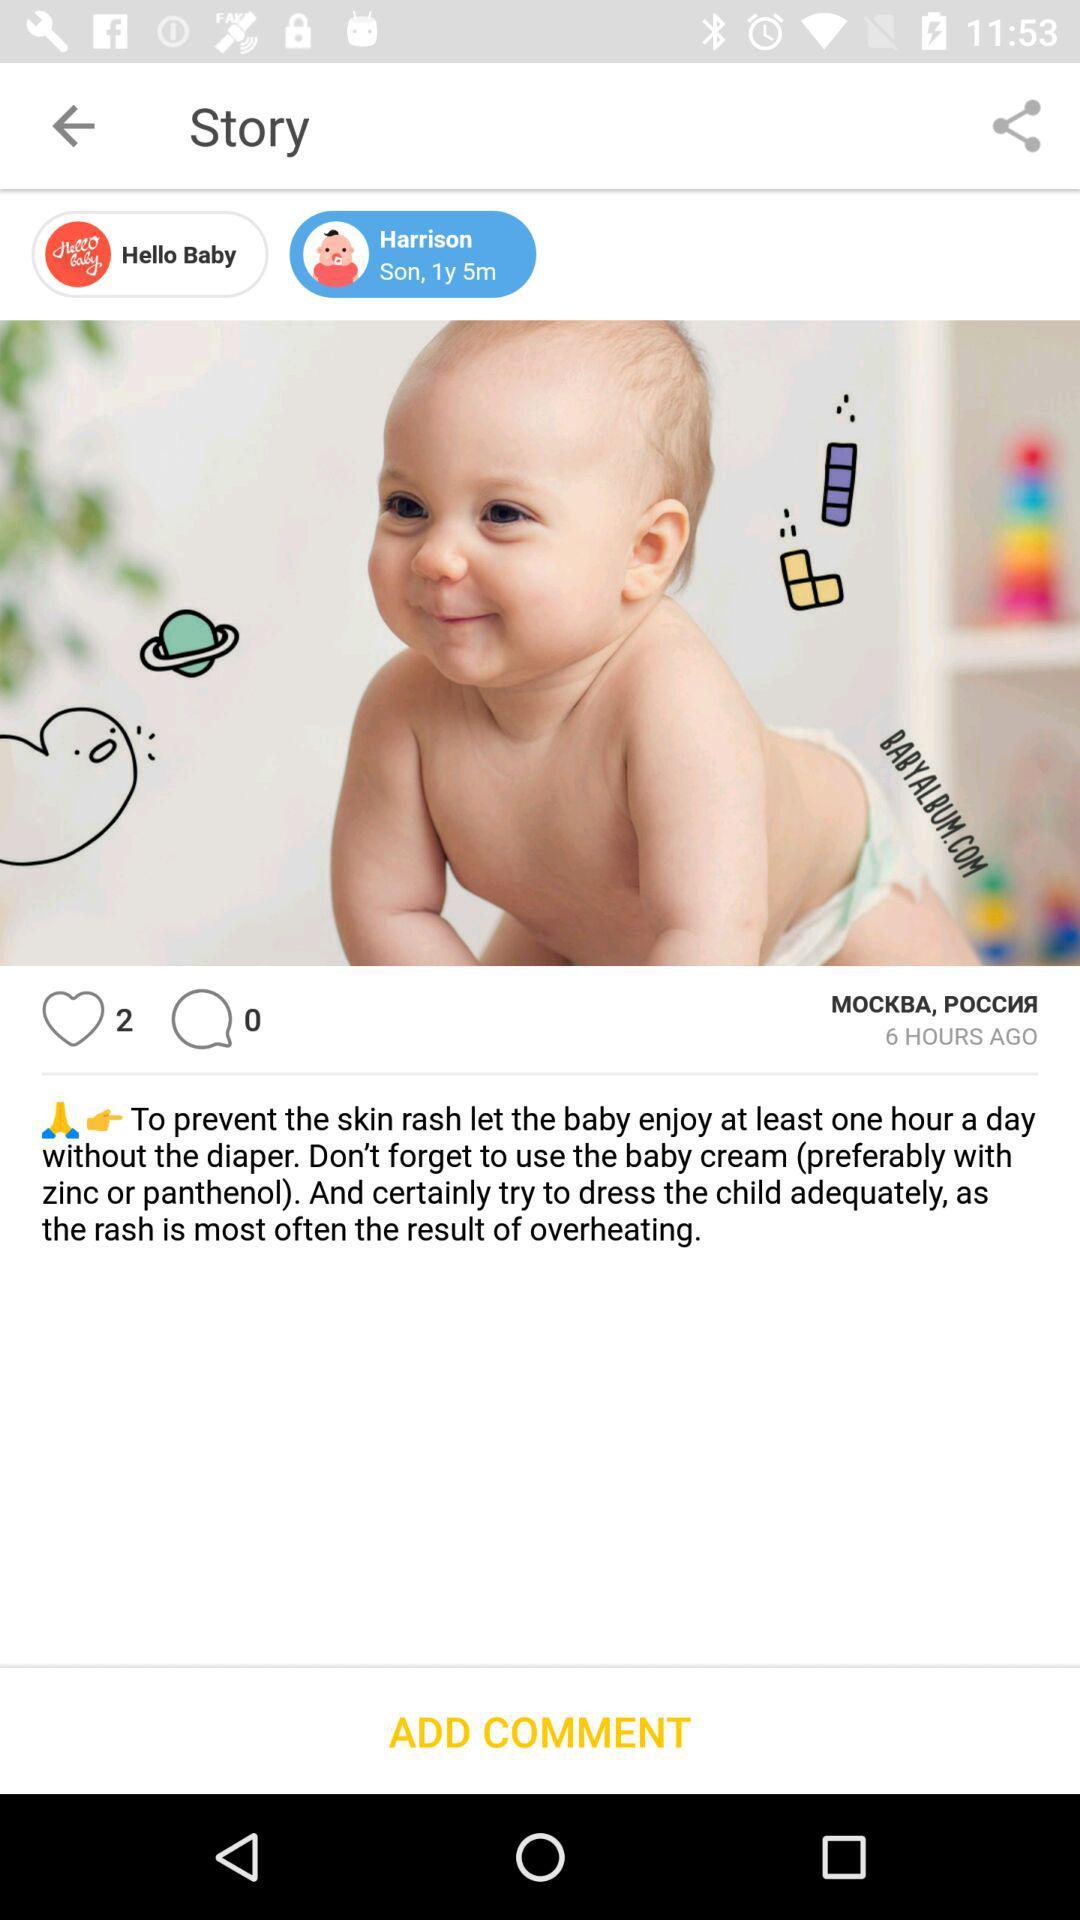 This screenshot has width=1080, height=1920. I want to click on to favorites, so click(72, 1019).